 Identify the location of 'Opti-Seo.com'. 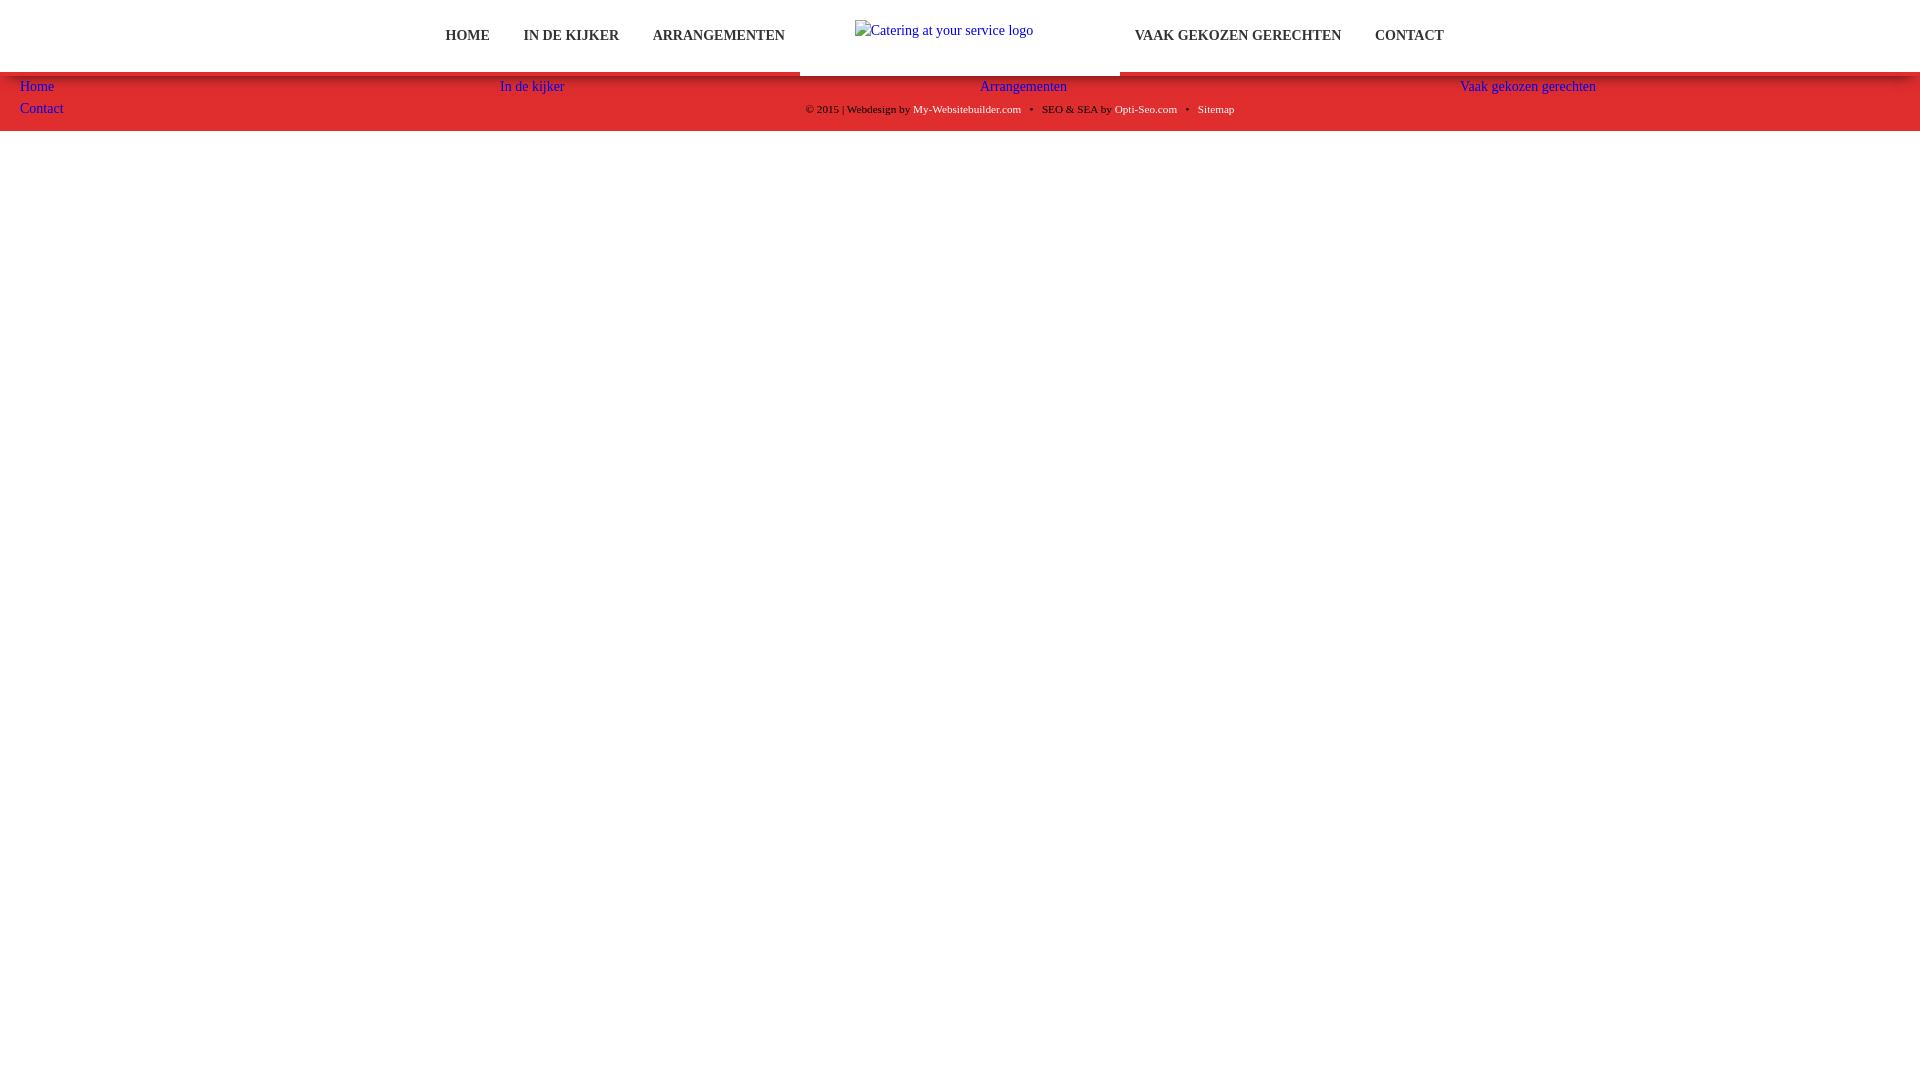
(1113, 108).